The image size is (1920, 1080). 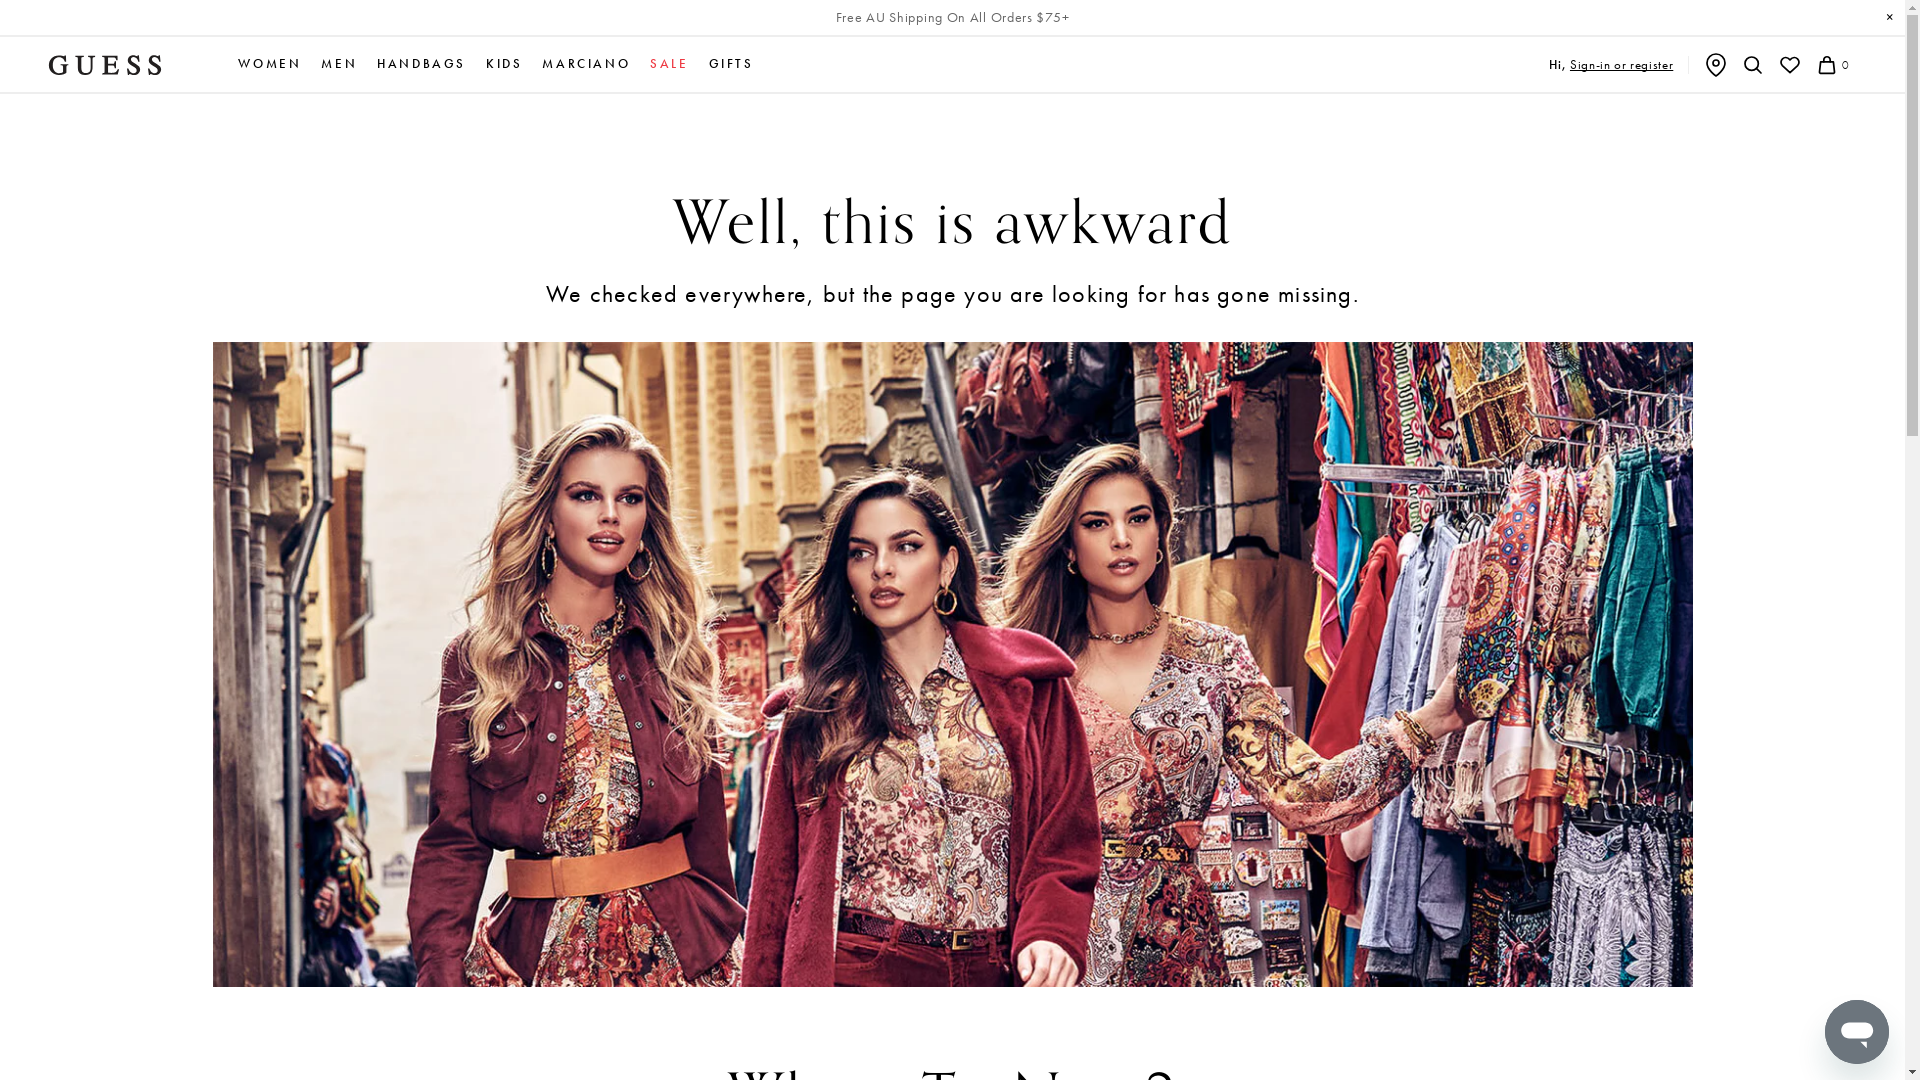 What do you see at coordinates (584, 63) in the screenshot?
I see `'MARCIANO'` at bounding box center [584, 63].